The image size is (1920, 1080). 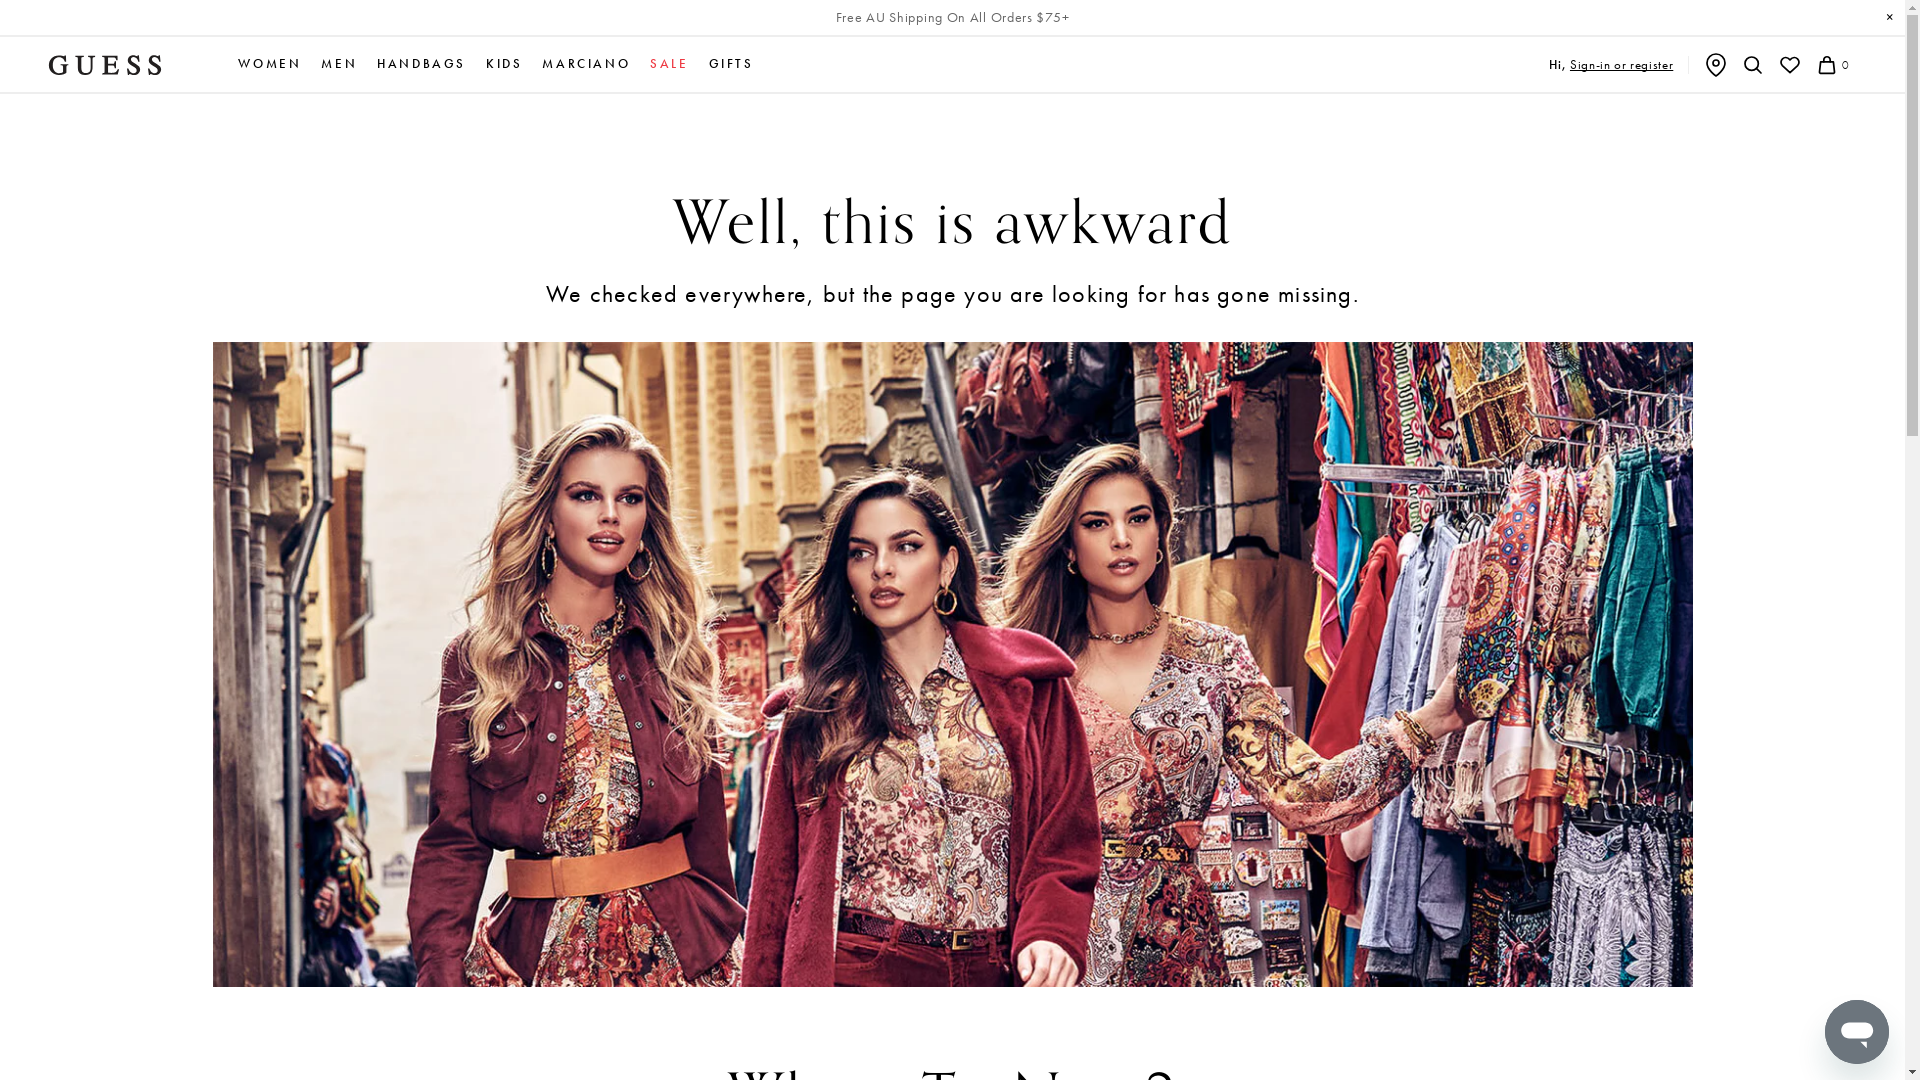 What do you see at coordinates (584, 63) in the screenshot?
I see `'MARCIANO'` at bounding box center [584, 63].